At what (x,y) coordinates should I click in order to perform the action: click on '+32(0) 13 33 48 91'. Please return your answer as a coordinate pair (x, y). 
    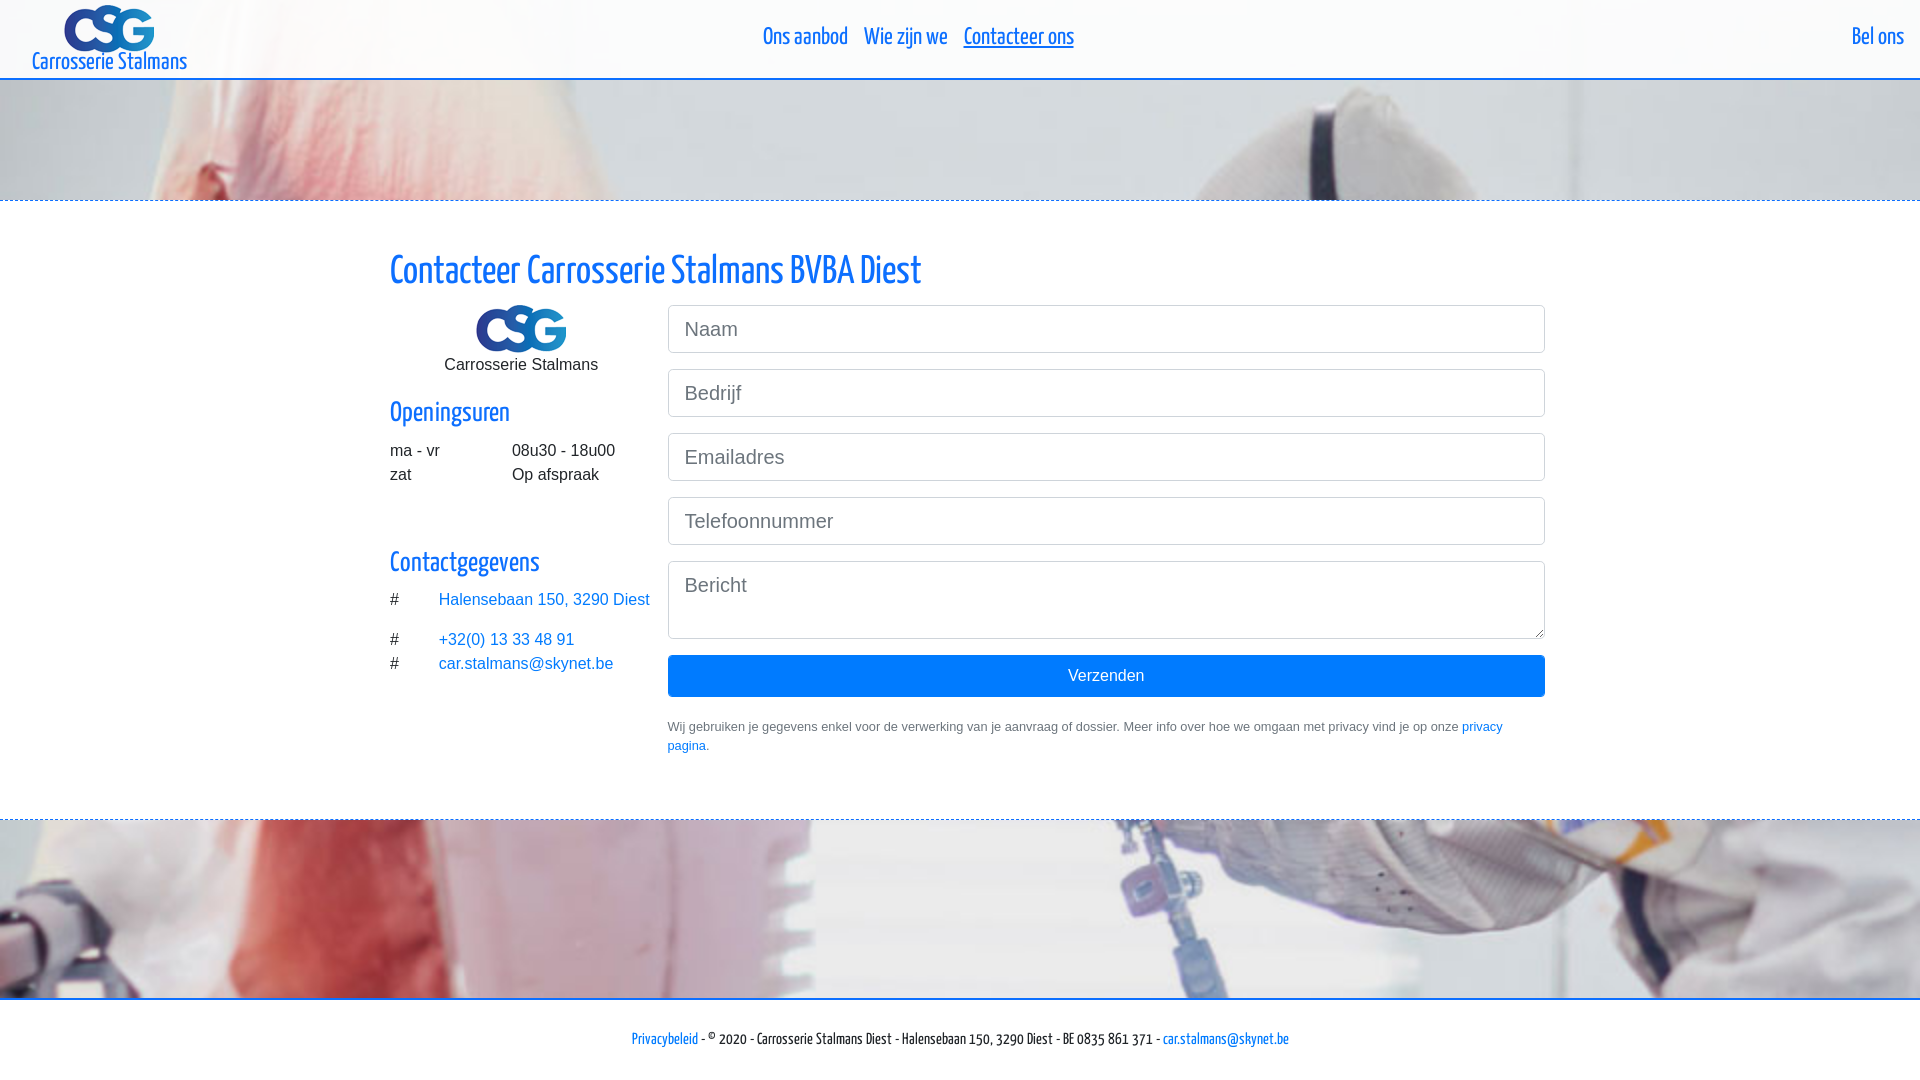
    Looking at the image, I should click on (507, 639).